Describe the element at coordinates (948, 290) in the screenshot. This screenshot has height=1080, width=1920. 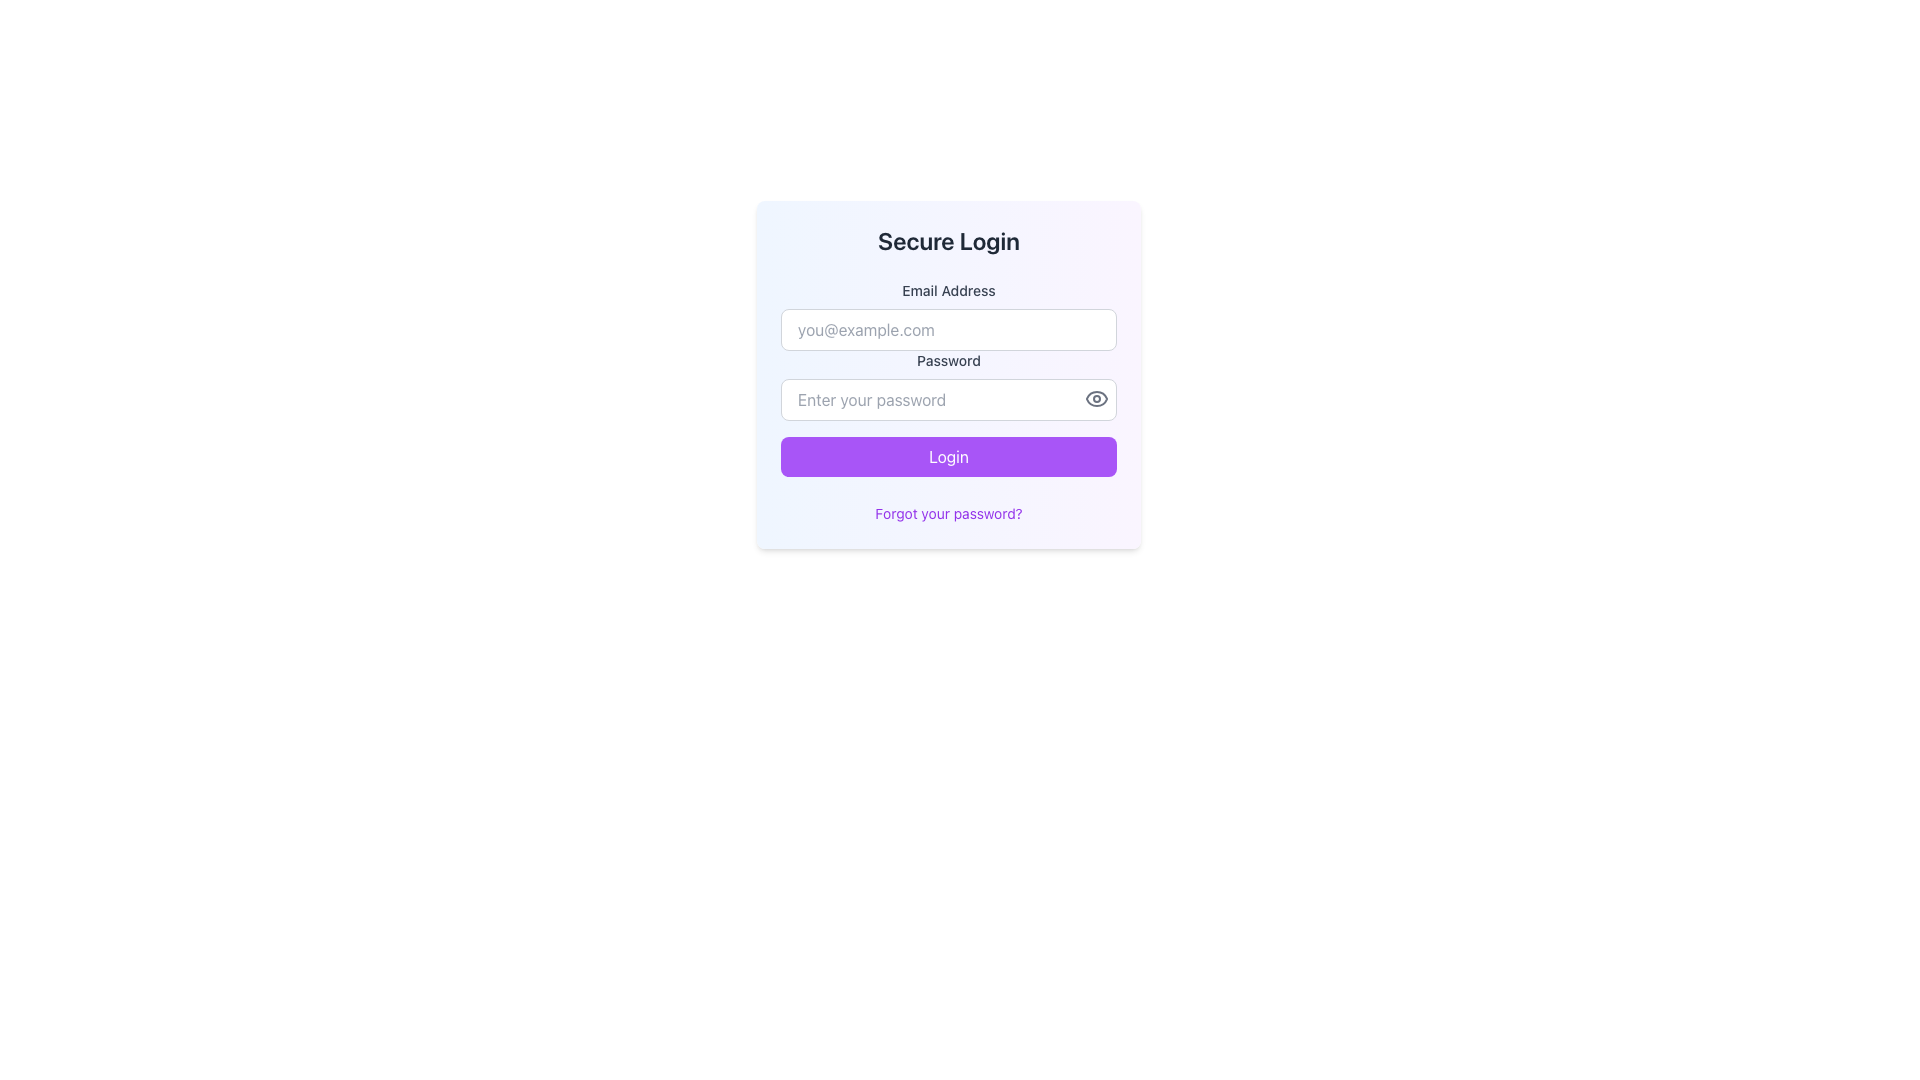
I see `label that guides the user to input their email address, located above the email input field with placeholder text 'you@example.com'` at that location.